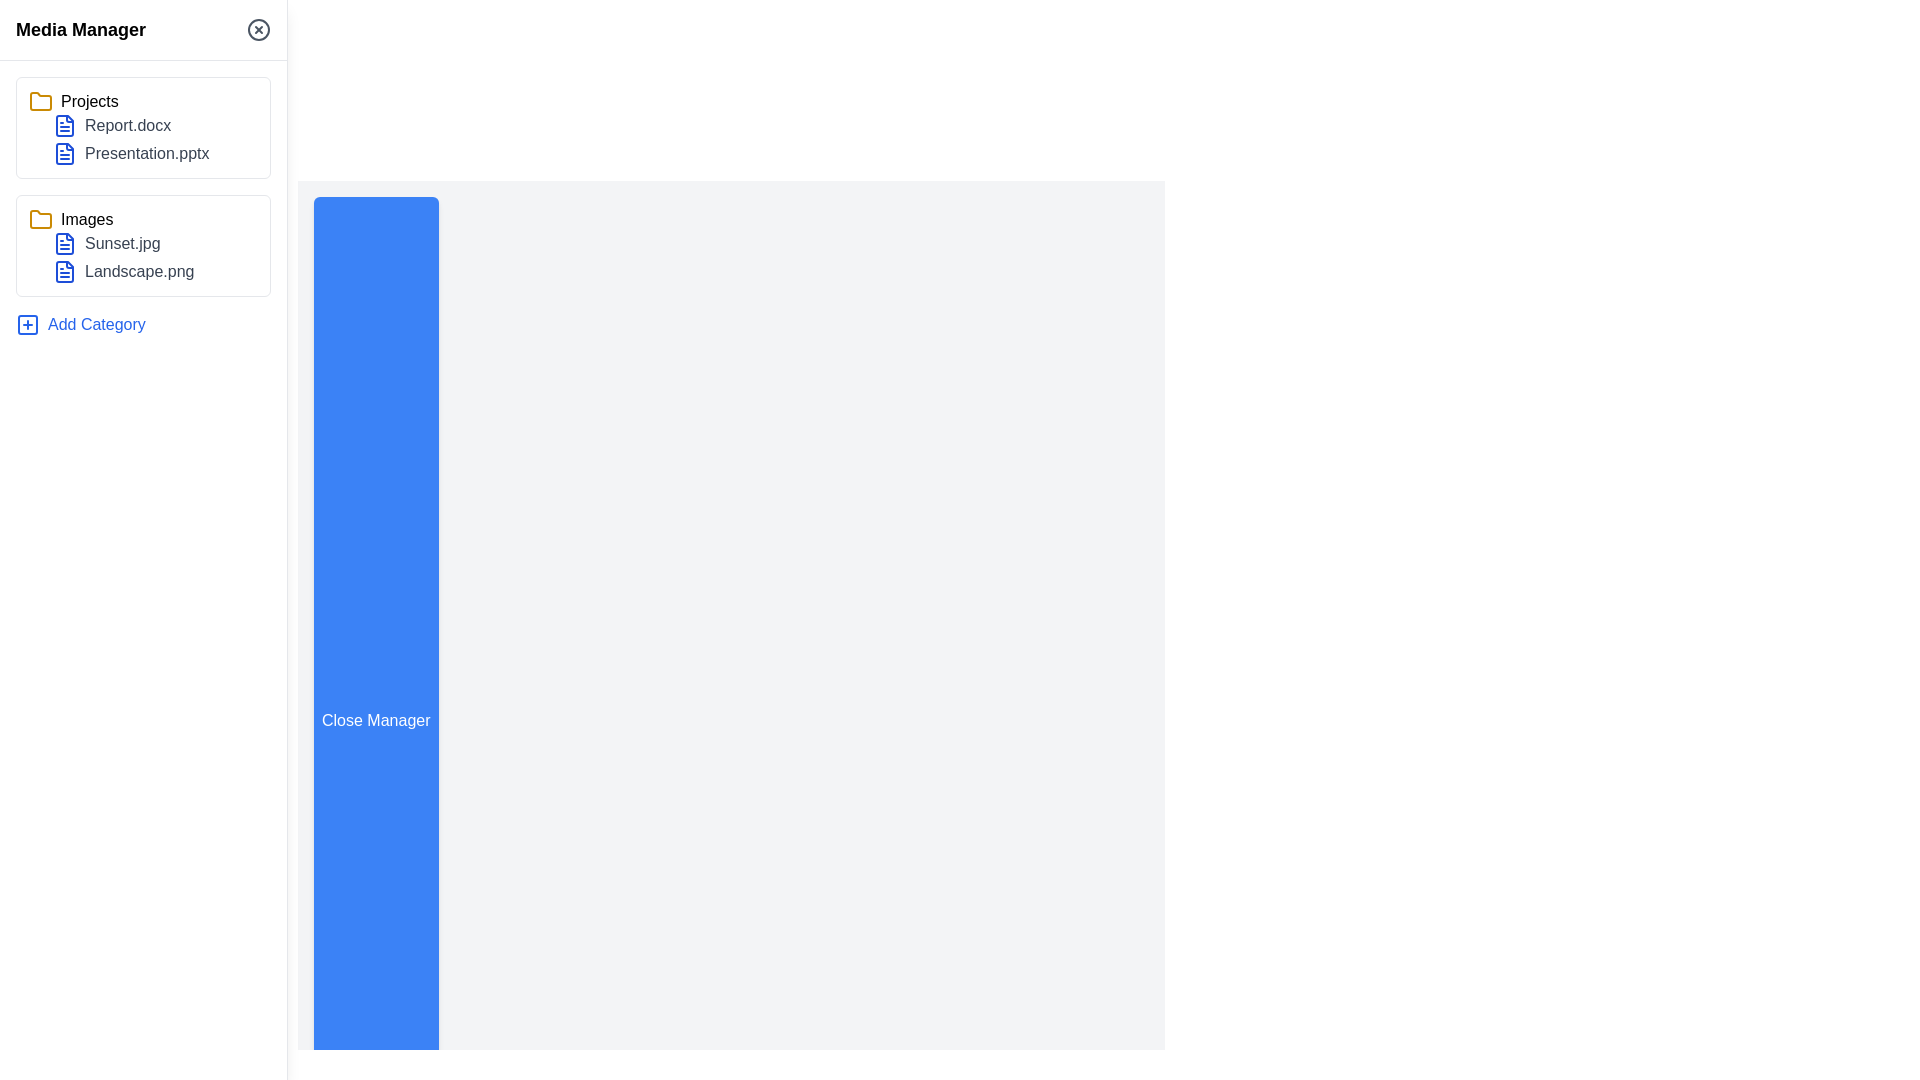 The width and height of the screenshot is (1920, 1080). I want to click on the text label 'Sunset.jpg' in the file manager interface, so click(154, 242).